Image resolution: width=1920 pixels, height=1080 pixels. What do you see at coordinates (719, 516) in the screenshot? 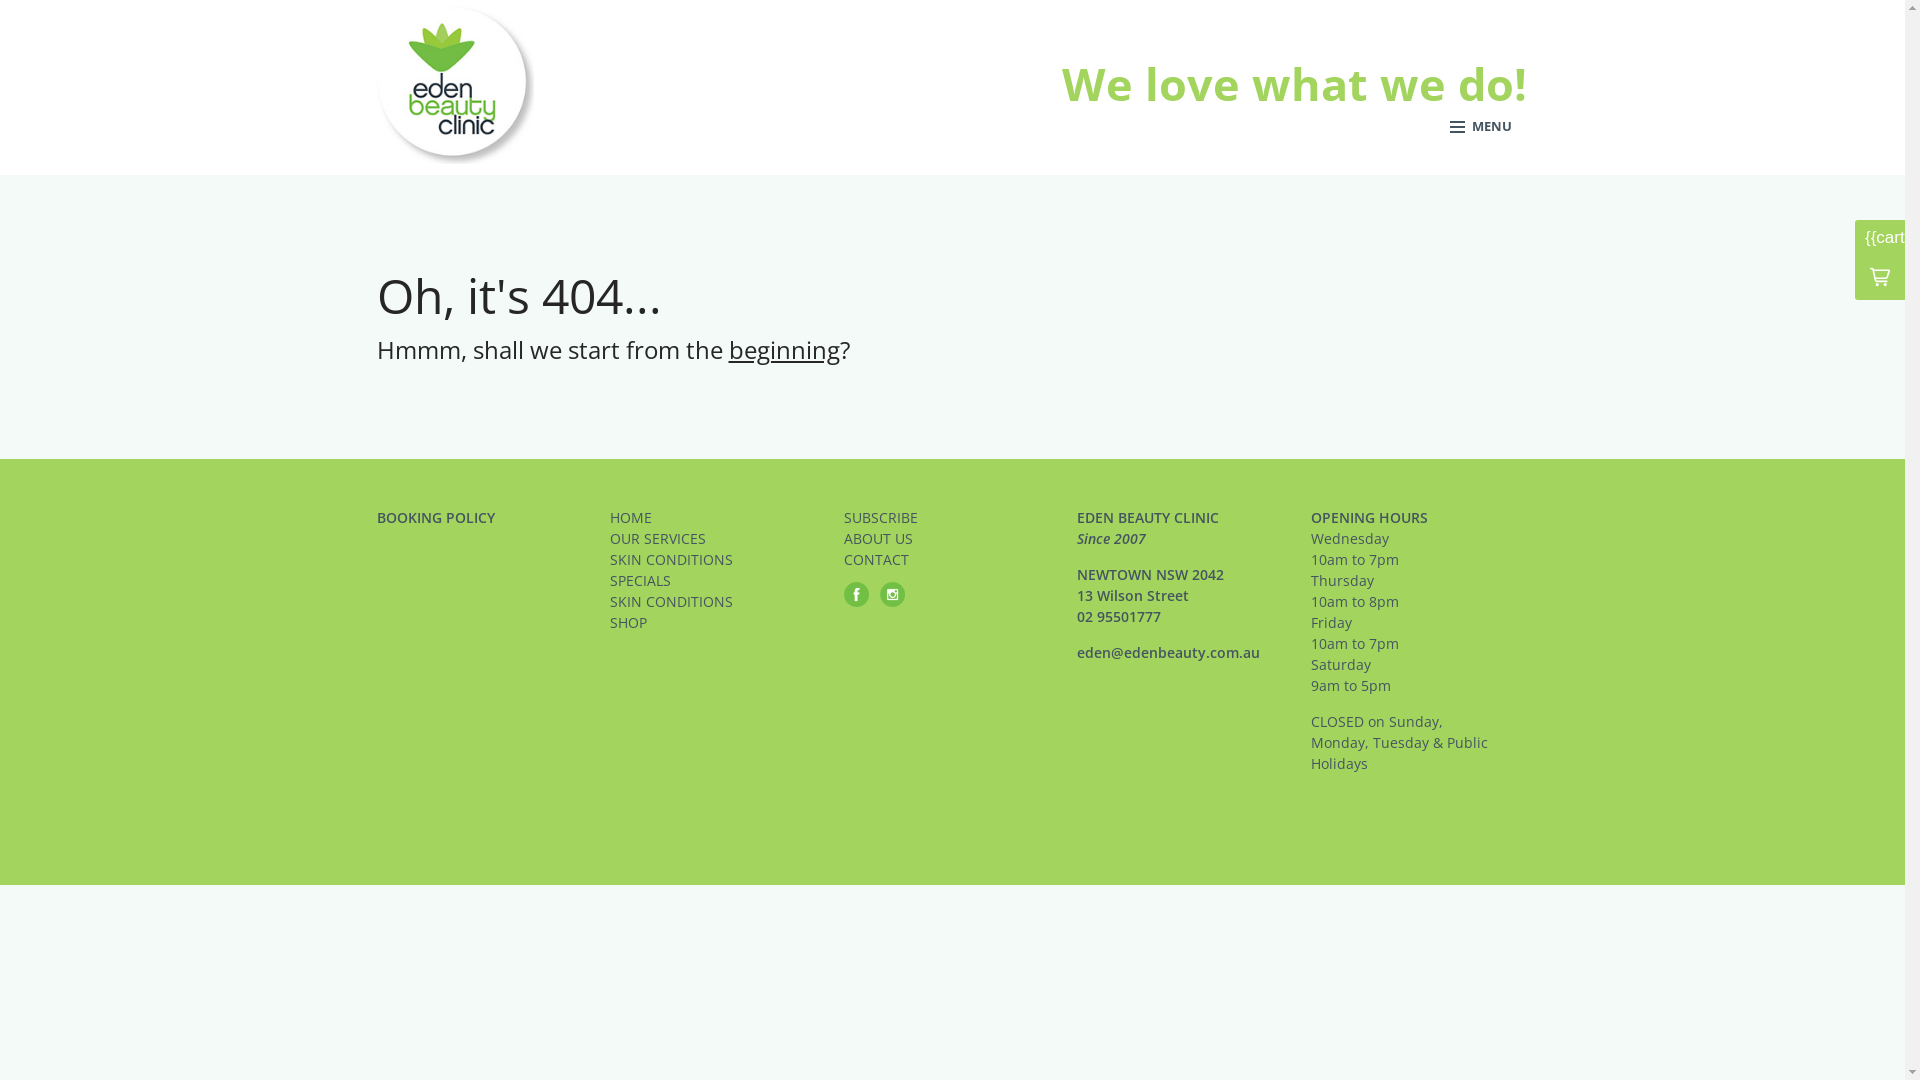
I see `'HOME'` at bounding box center [719, 516].